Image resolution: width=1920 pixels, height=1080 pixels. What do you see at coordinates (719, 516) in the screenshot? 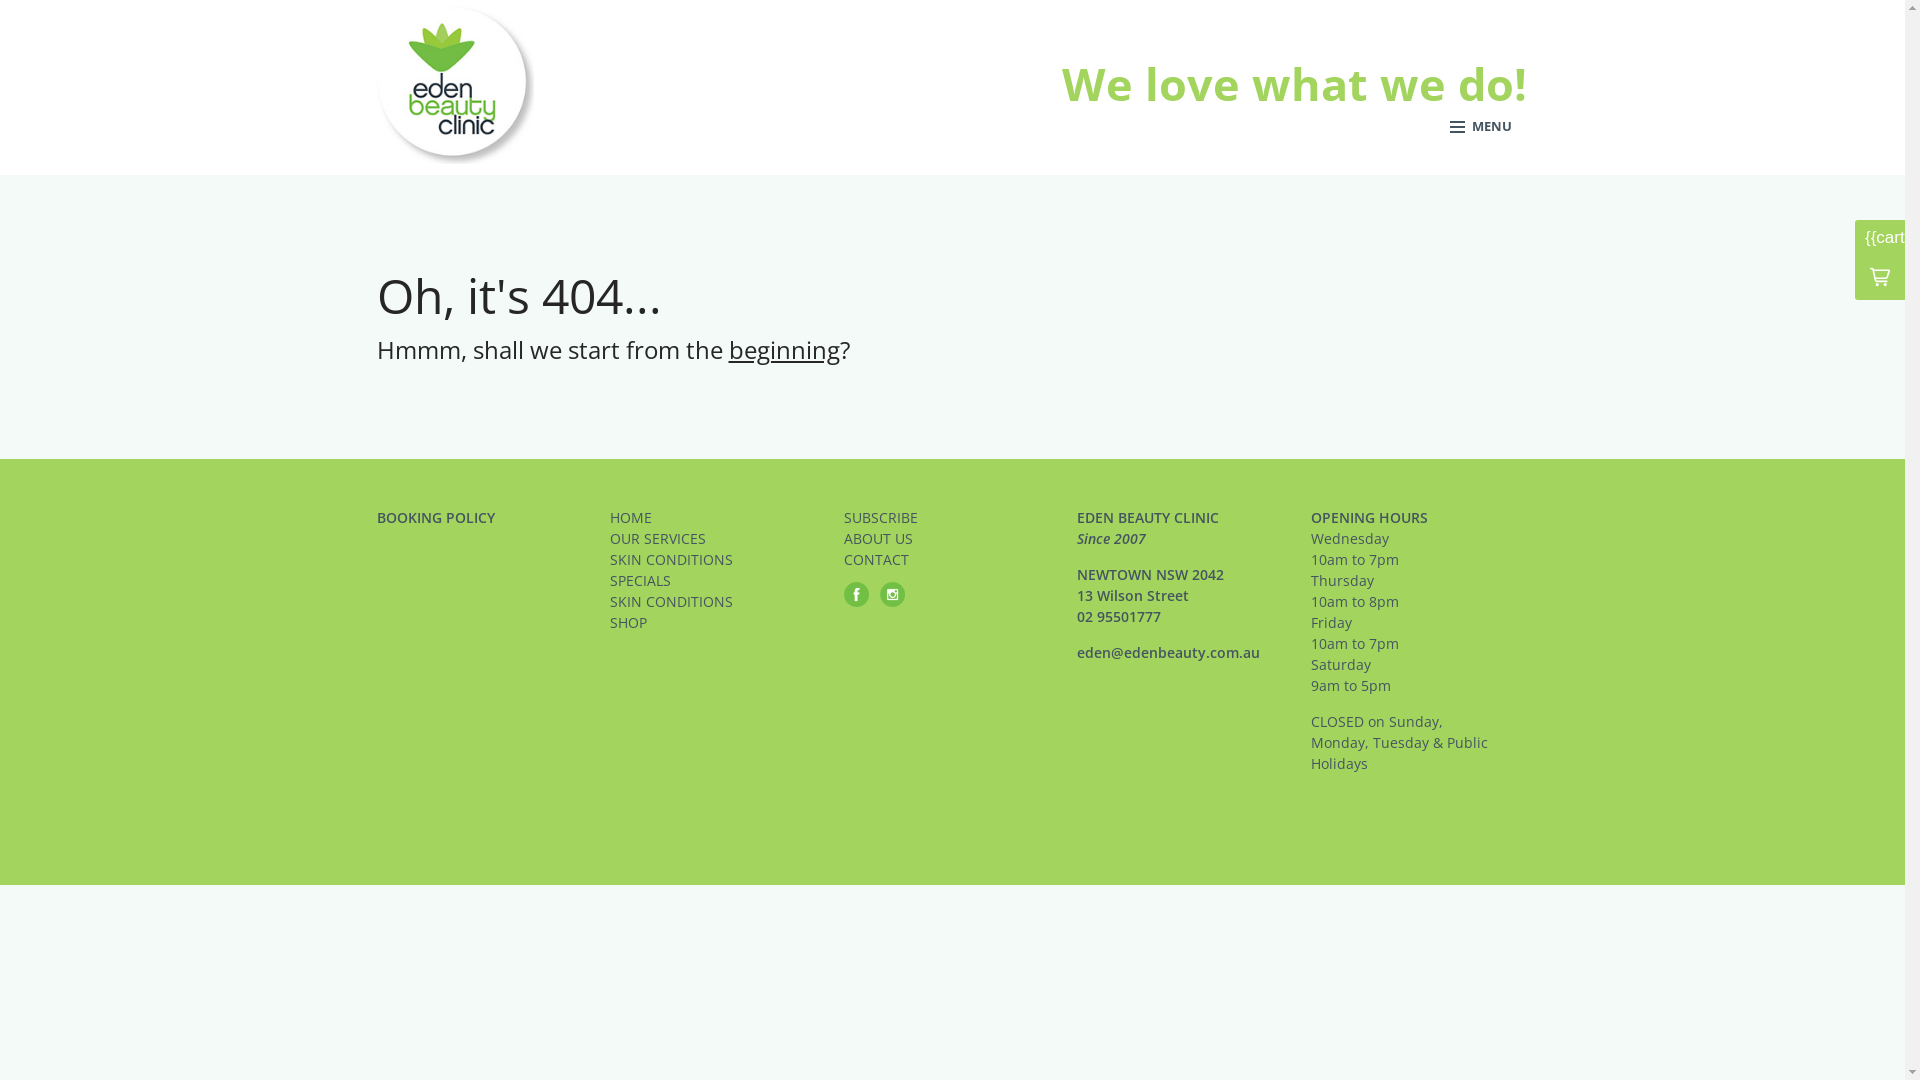
I see `'HOME'` at bounding box center [719, 516].